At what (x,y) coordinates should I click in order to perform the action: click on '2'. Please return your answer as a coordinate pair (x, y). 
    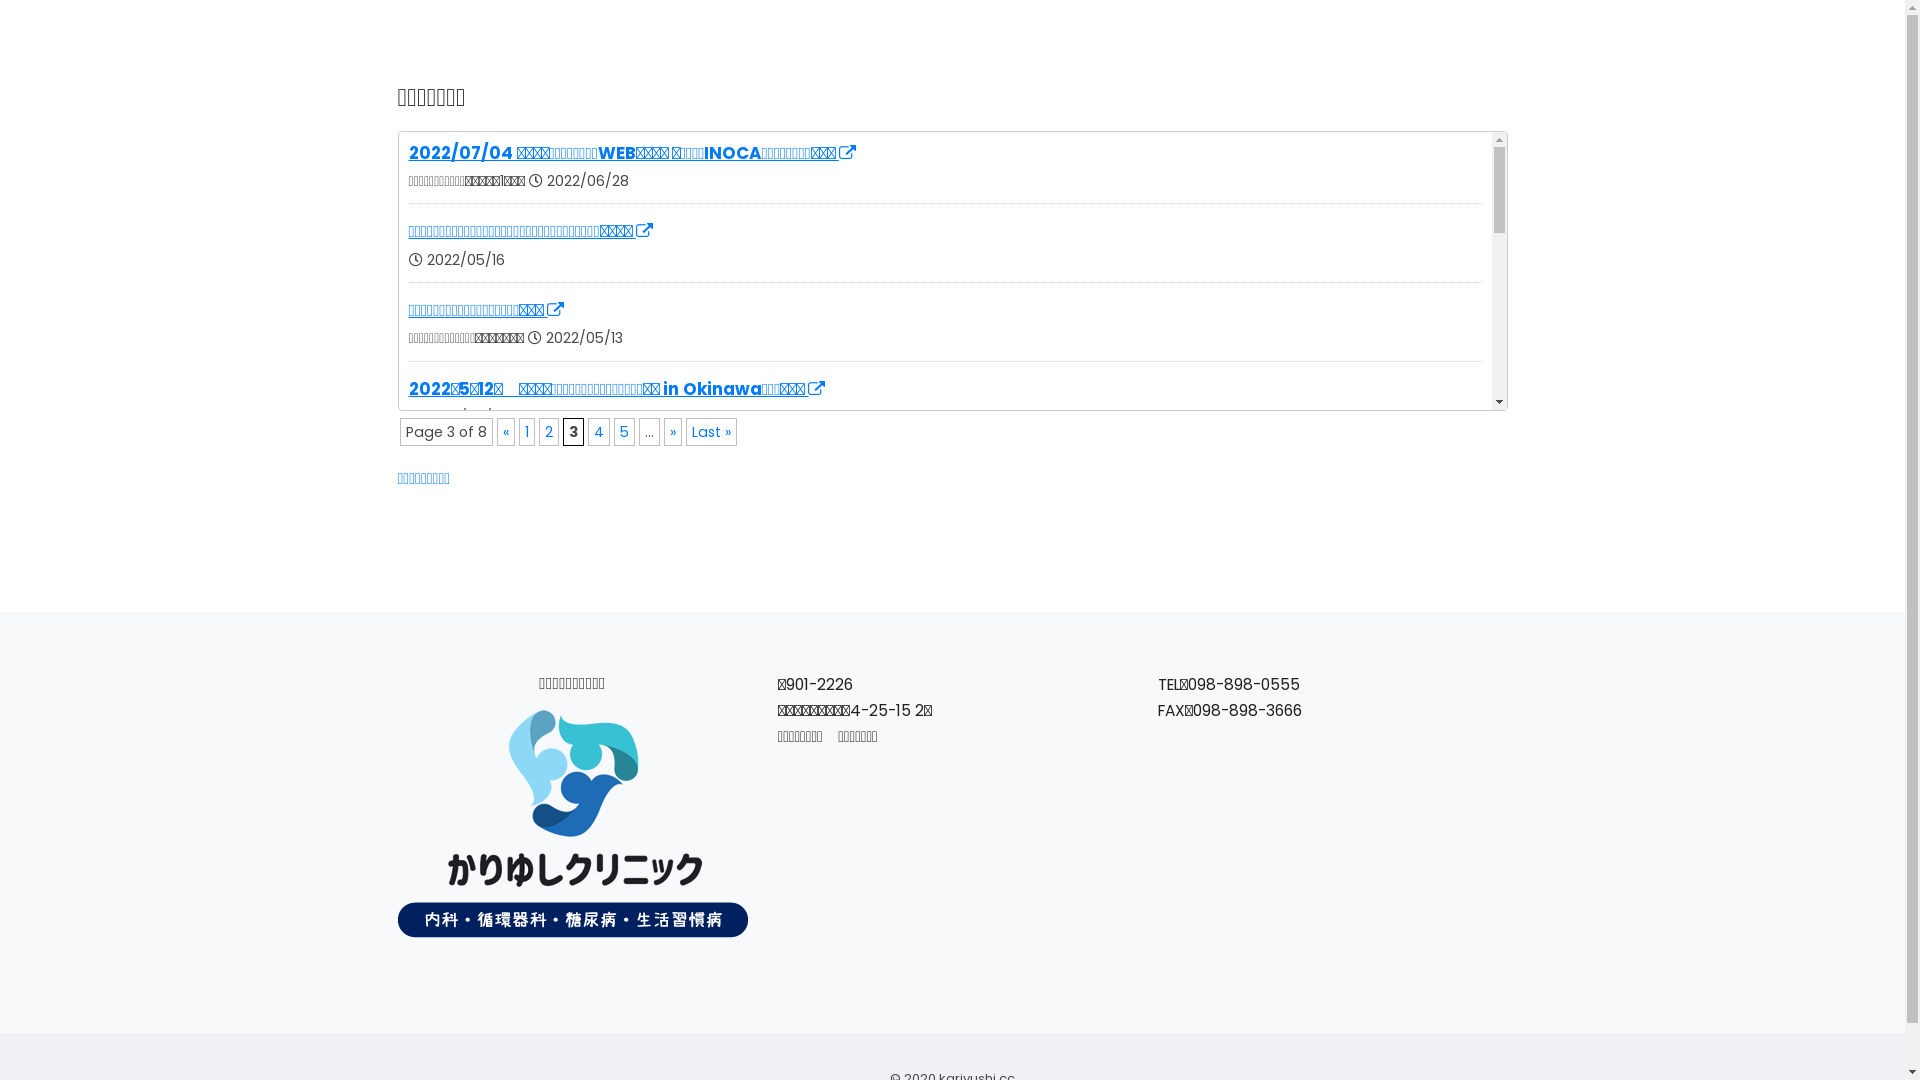
    Looking at the image, I should click on (547, 431).